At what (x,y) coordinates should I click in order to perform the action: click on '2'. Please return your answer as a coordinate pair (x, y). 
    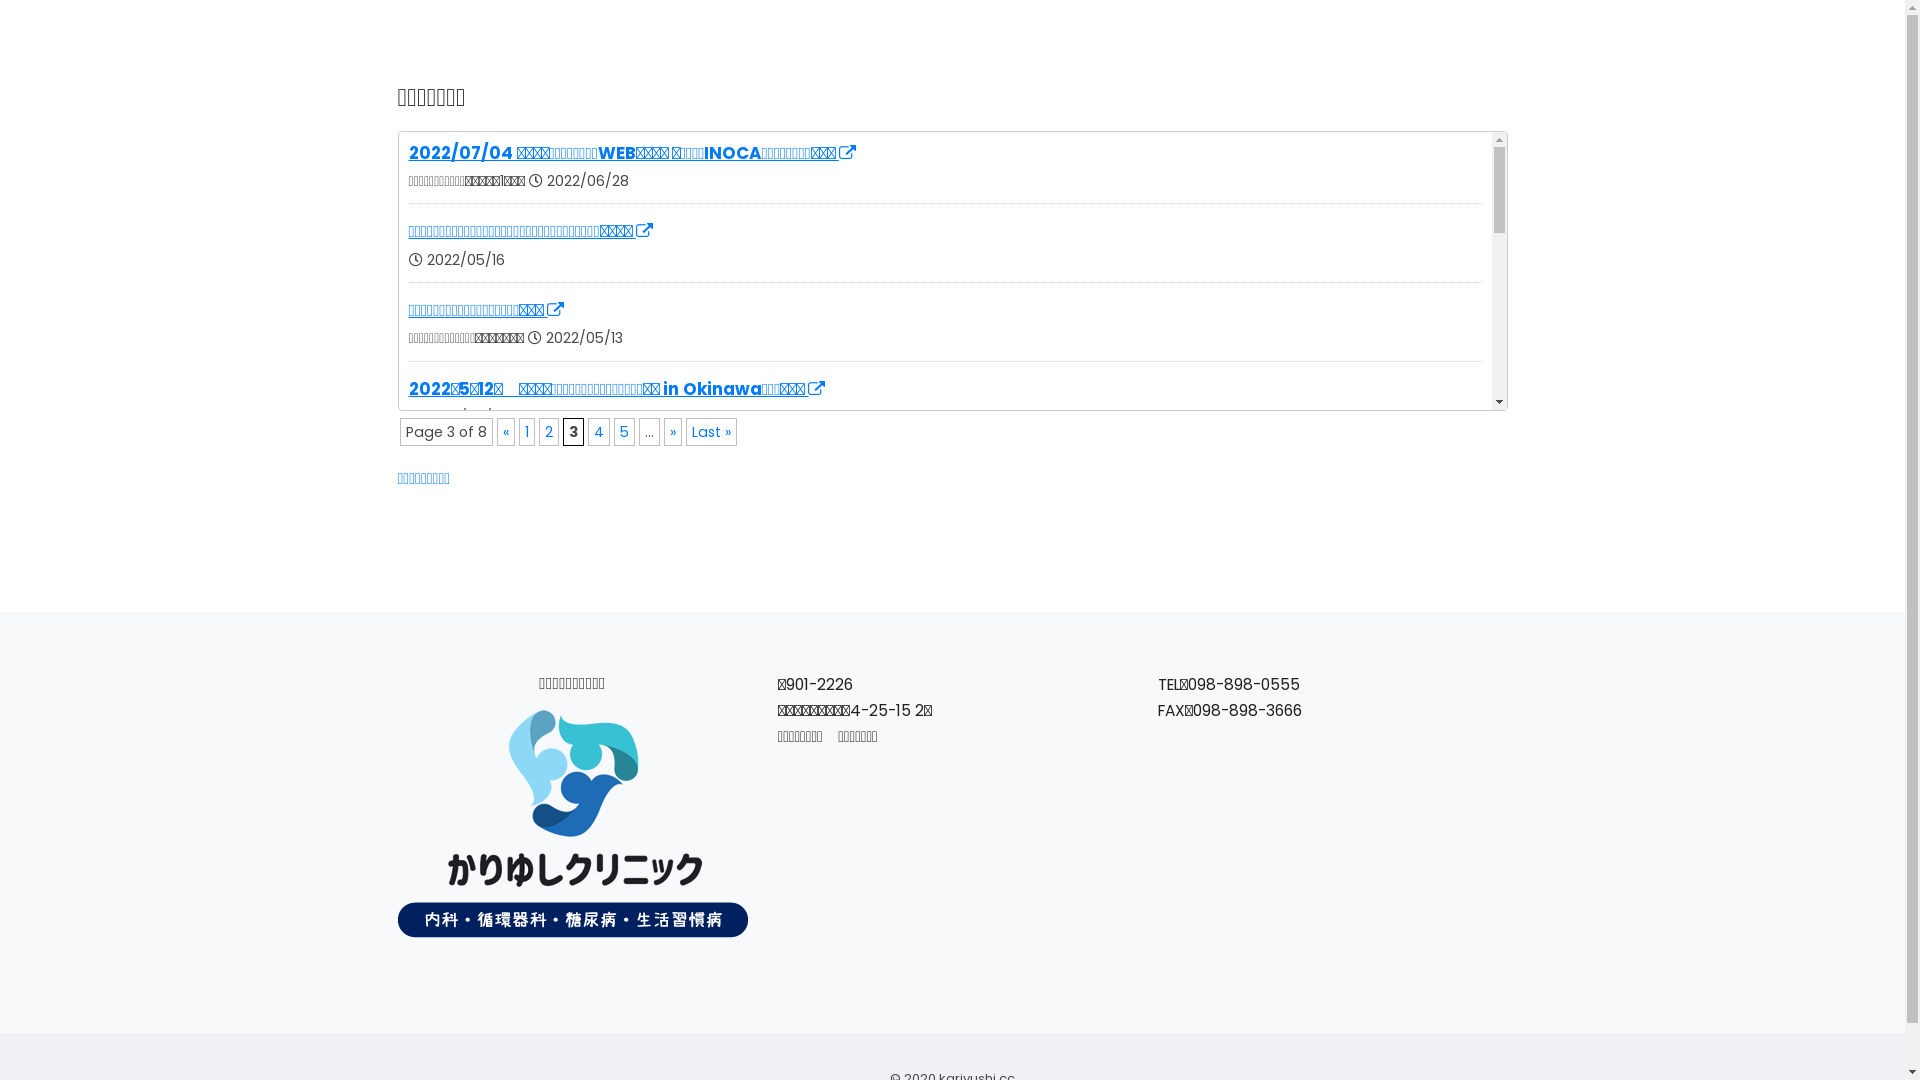
    Looking at the image, I should click on (547, 431).